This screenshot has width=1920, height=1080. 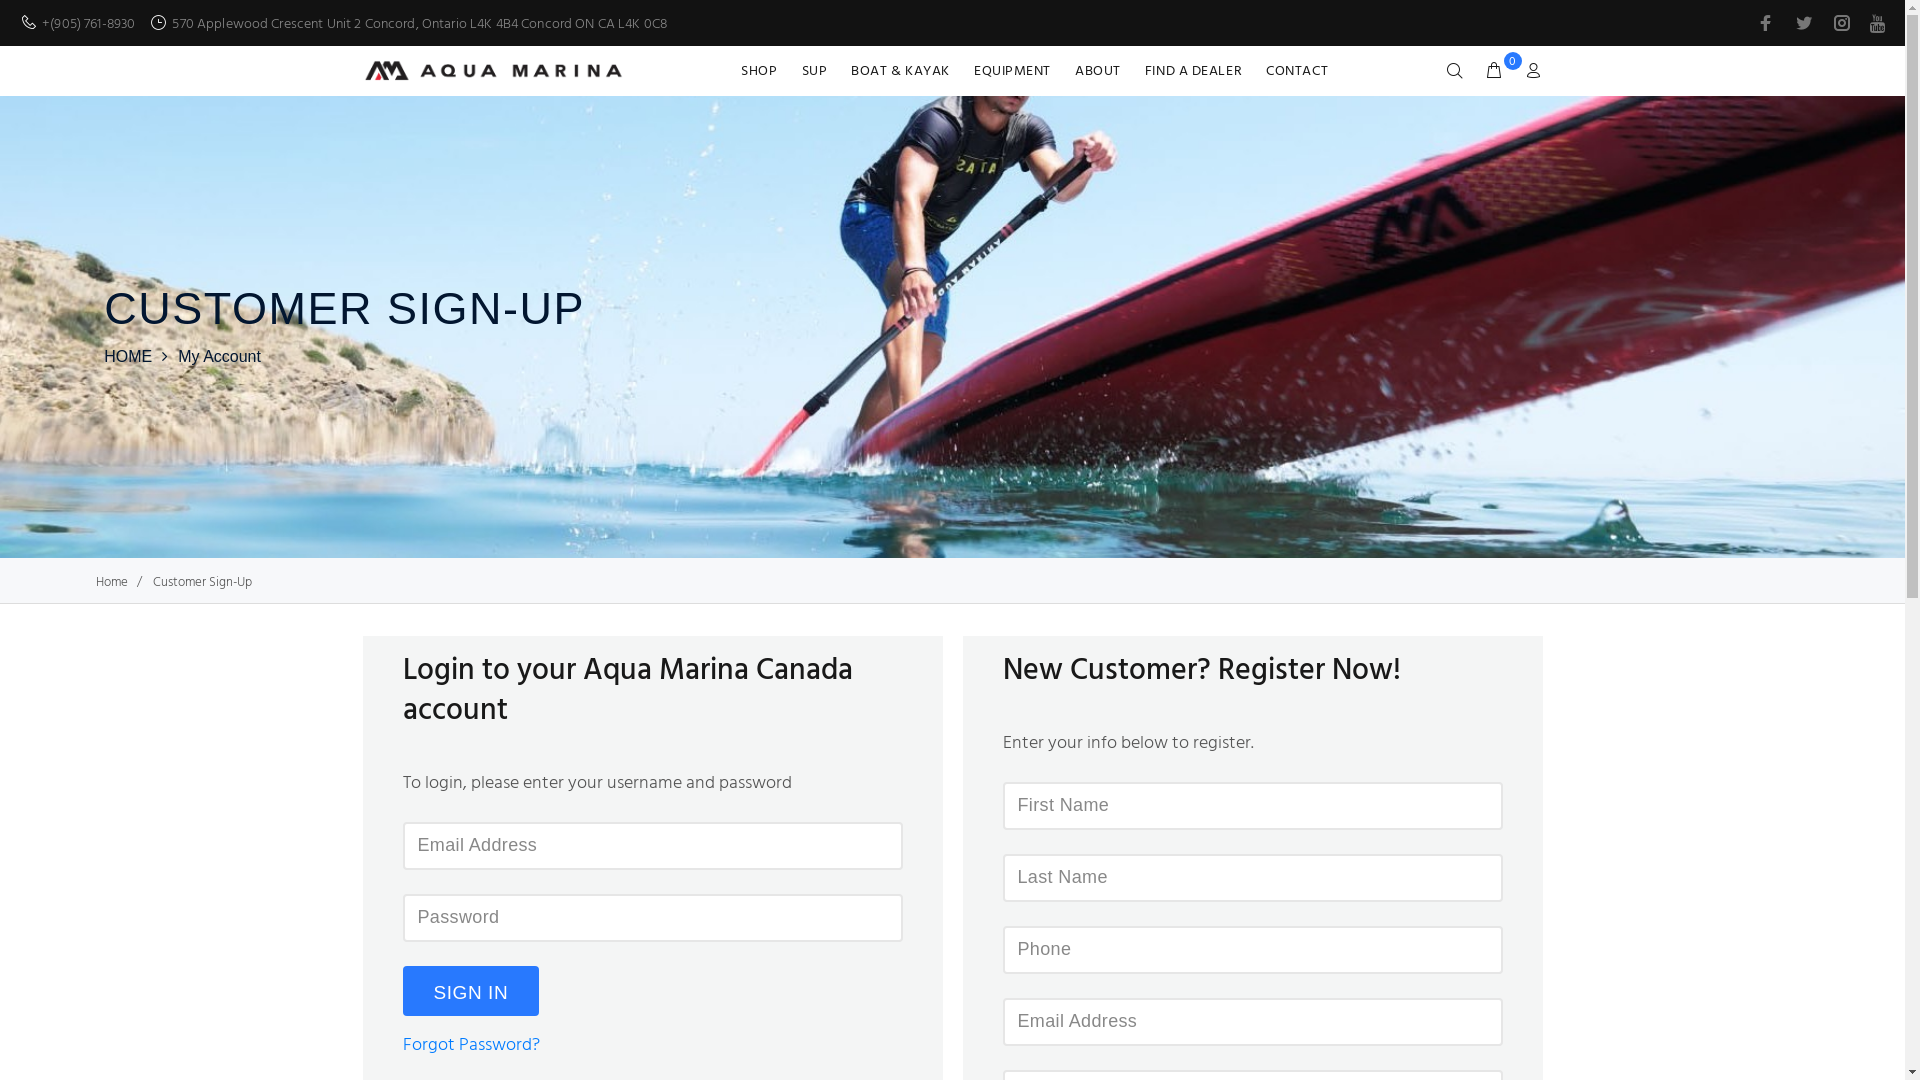 What do you see at coordinates (1251, 805) in the screenshot?
I see `'First Name'` at bounding box center [1251, 805].